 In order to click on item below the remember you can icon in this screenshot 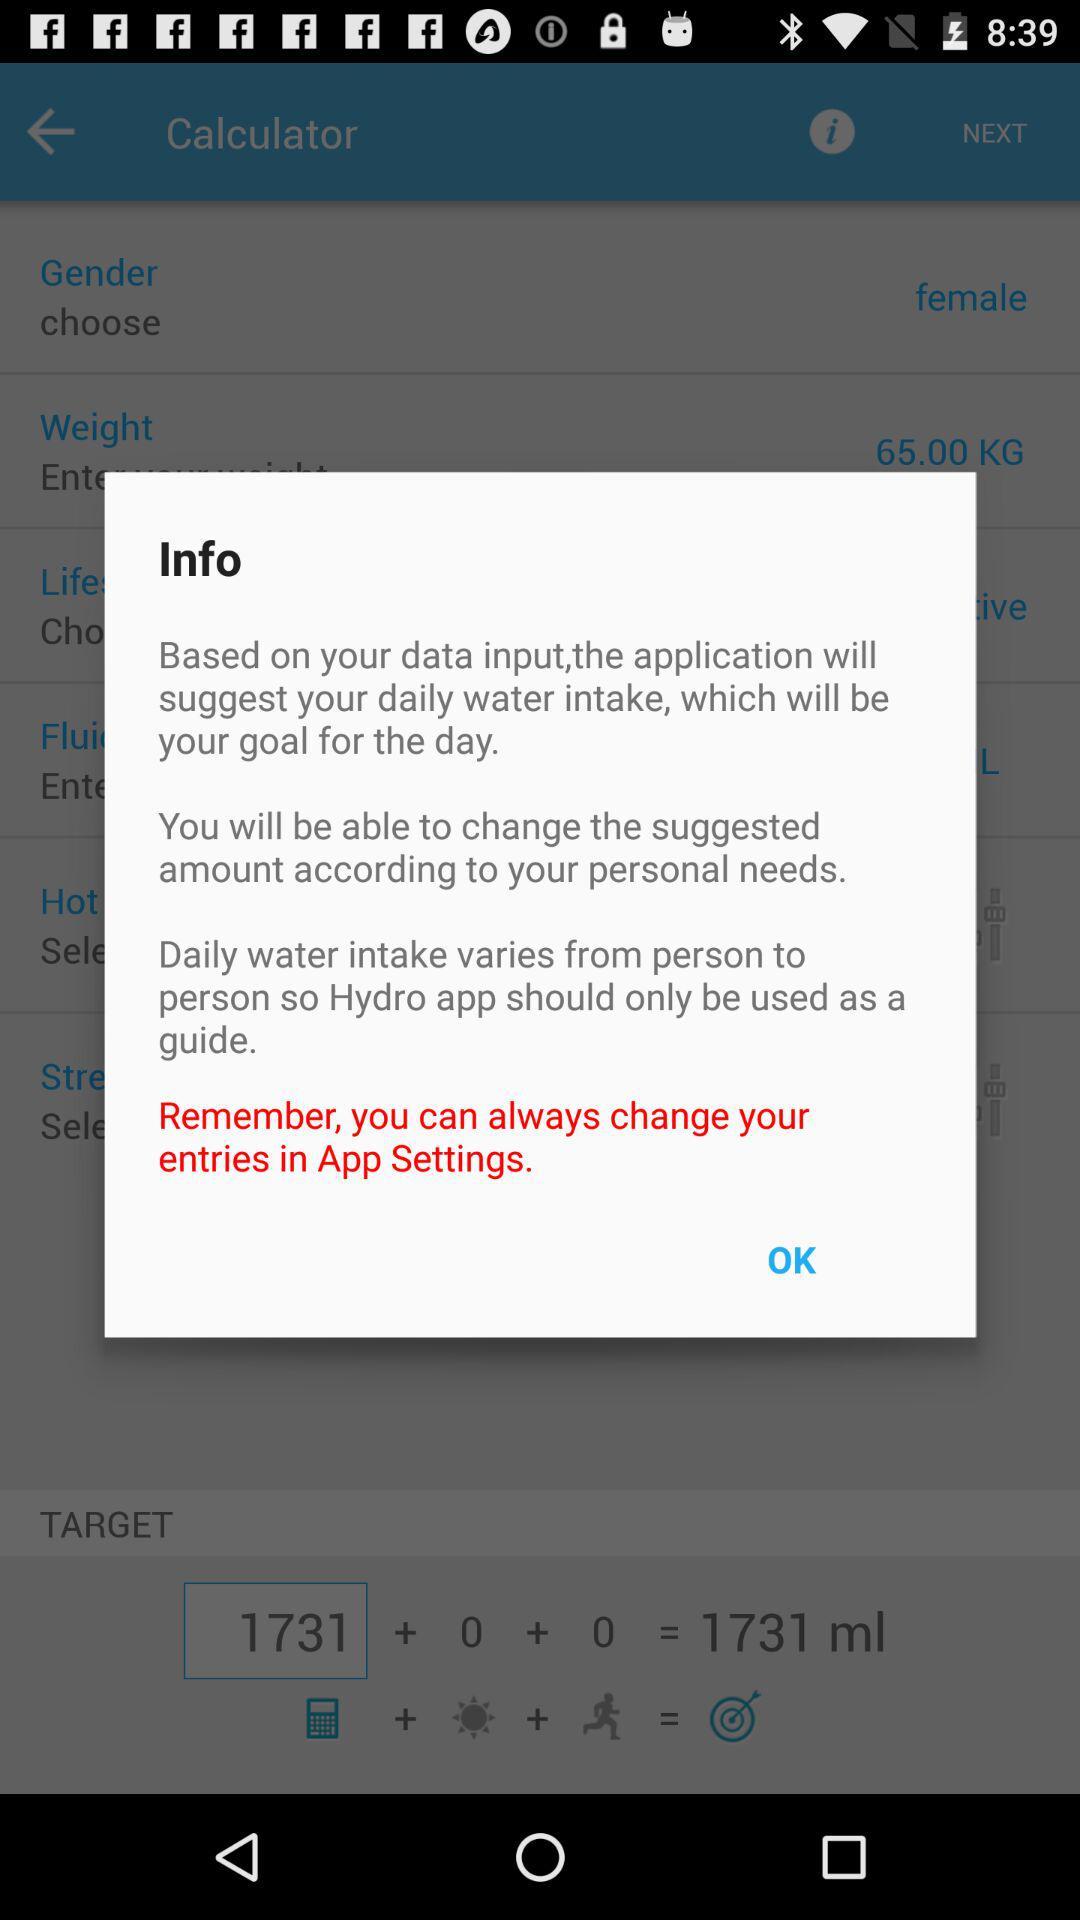, I will do `click(837, 1271)`.